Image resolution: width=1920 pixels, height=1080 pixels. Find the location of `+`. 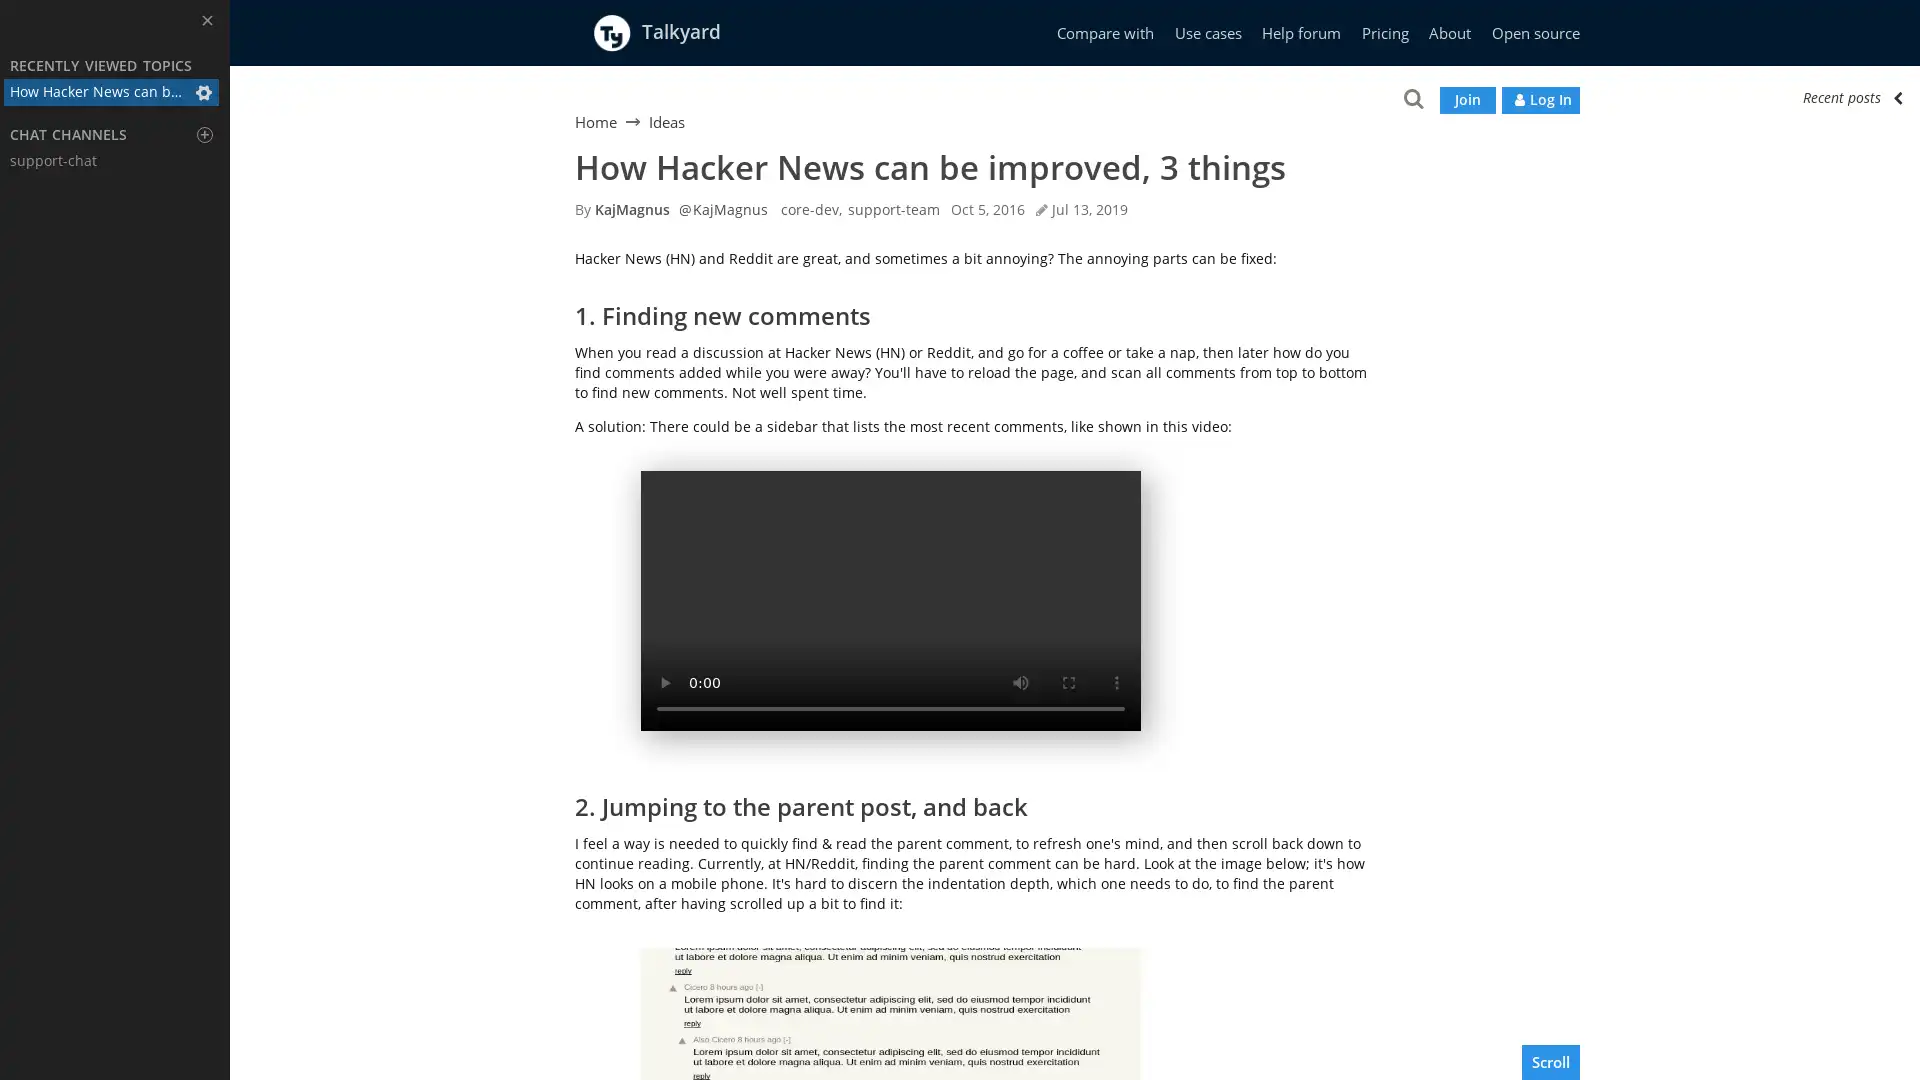

+ is located at coordinates (205, 135).